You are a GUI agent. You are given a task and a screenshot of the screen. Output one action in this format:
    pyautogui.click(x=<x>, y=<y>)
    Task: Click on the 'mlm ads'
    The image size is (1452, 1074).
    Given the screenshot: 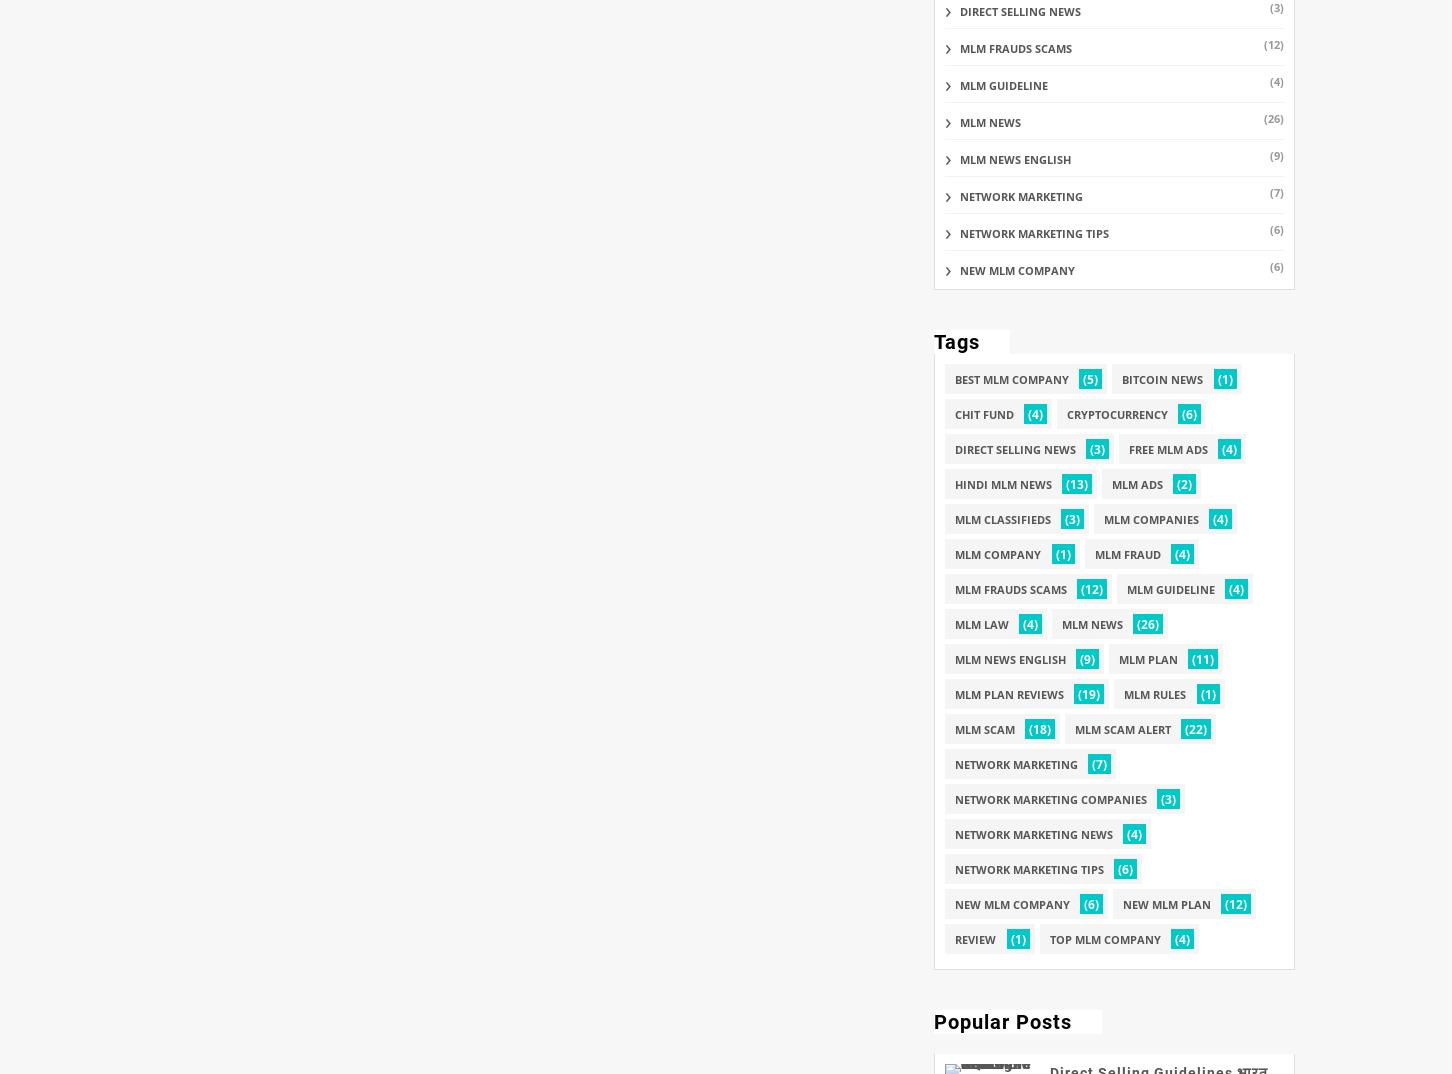 What is the action you would take?
    pyautogui.click(x=1137, y=484)
    